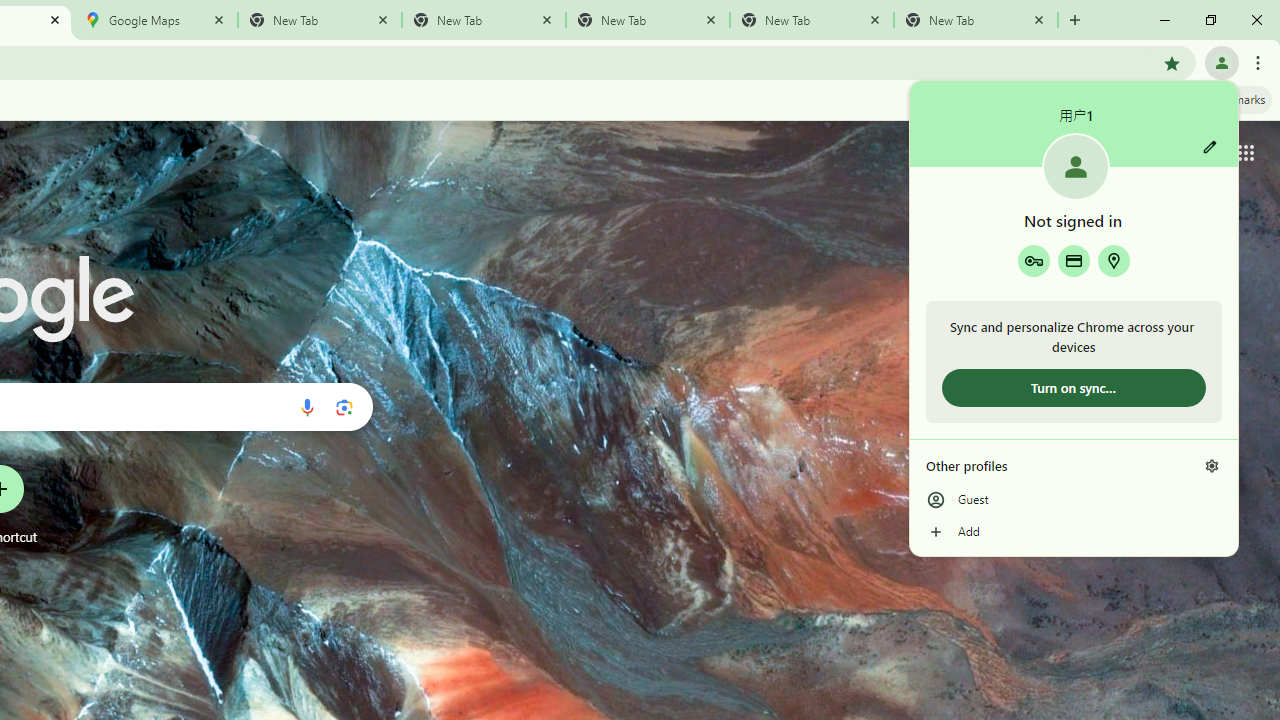 This screenshot has width=1280, height=720. I want to click on 'Google Password Manager', so click(1033, 260).